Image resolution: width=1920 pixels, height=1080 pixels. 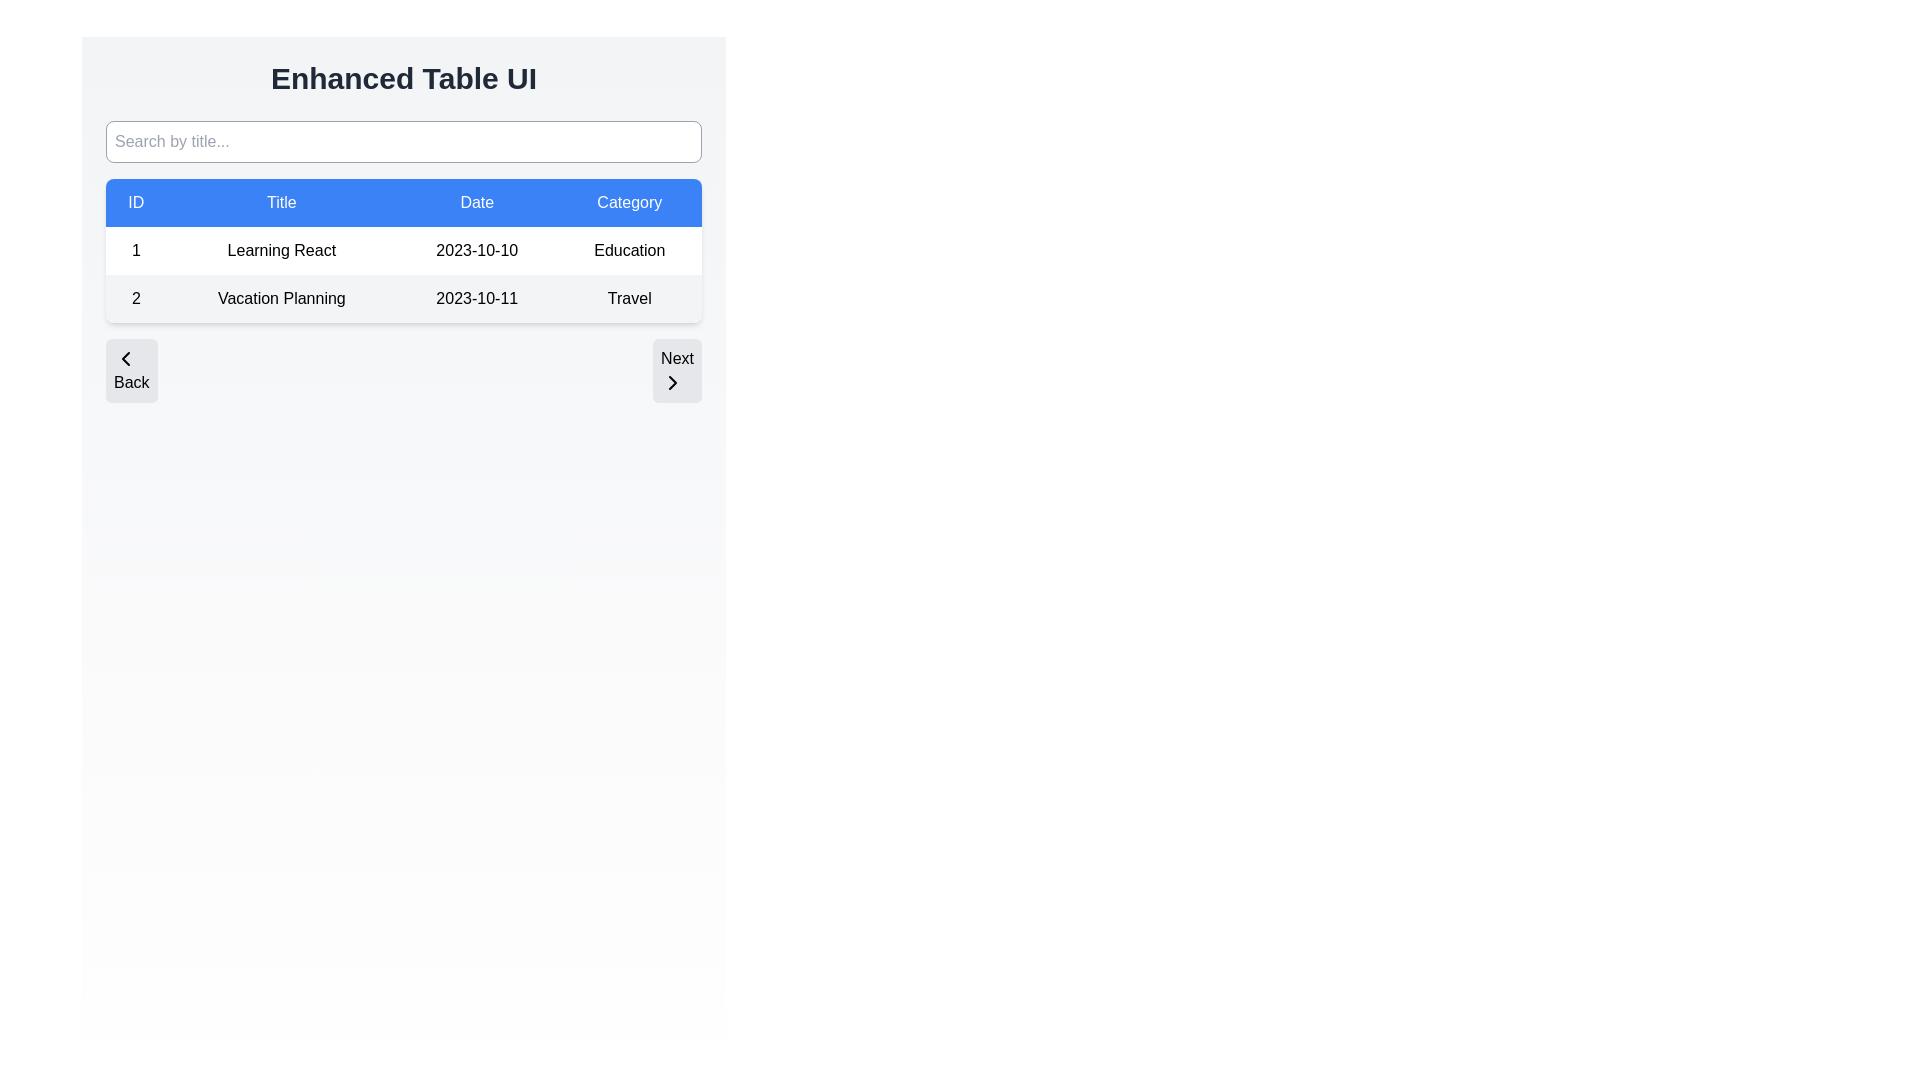 I want to click on the Text label that represents the title of a listed table entry, located in the second row of the table under the 'Title' column, so click(x=280, y=299).